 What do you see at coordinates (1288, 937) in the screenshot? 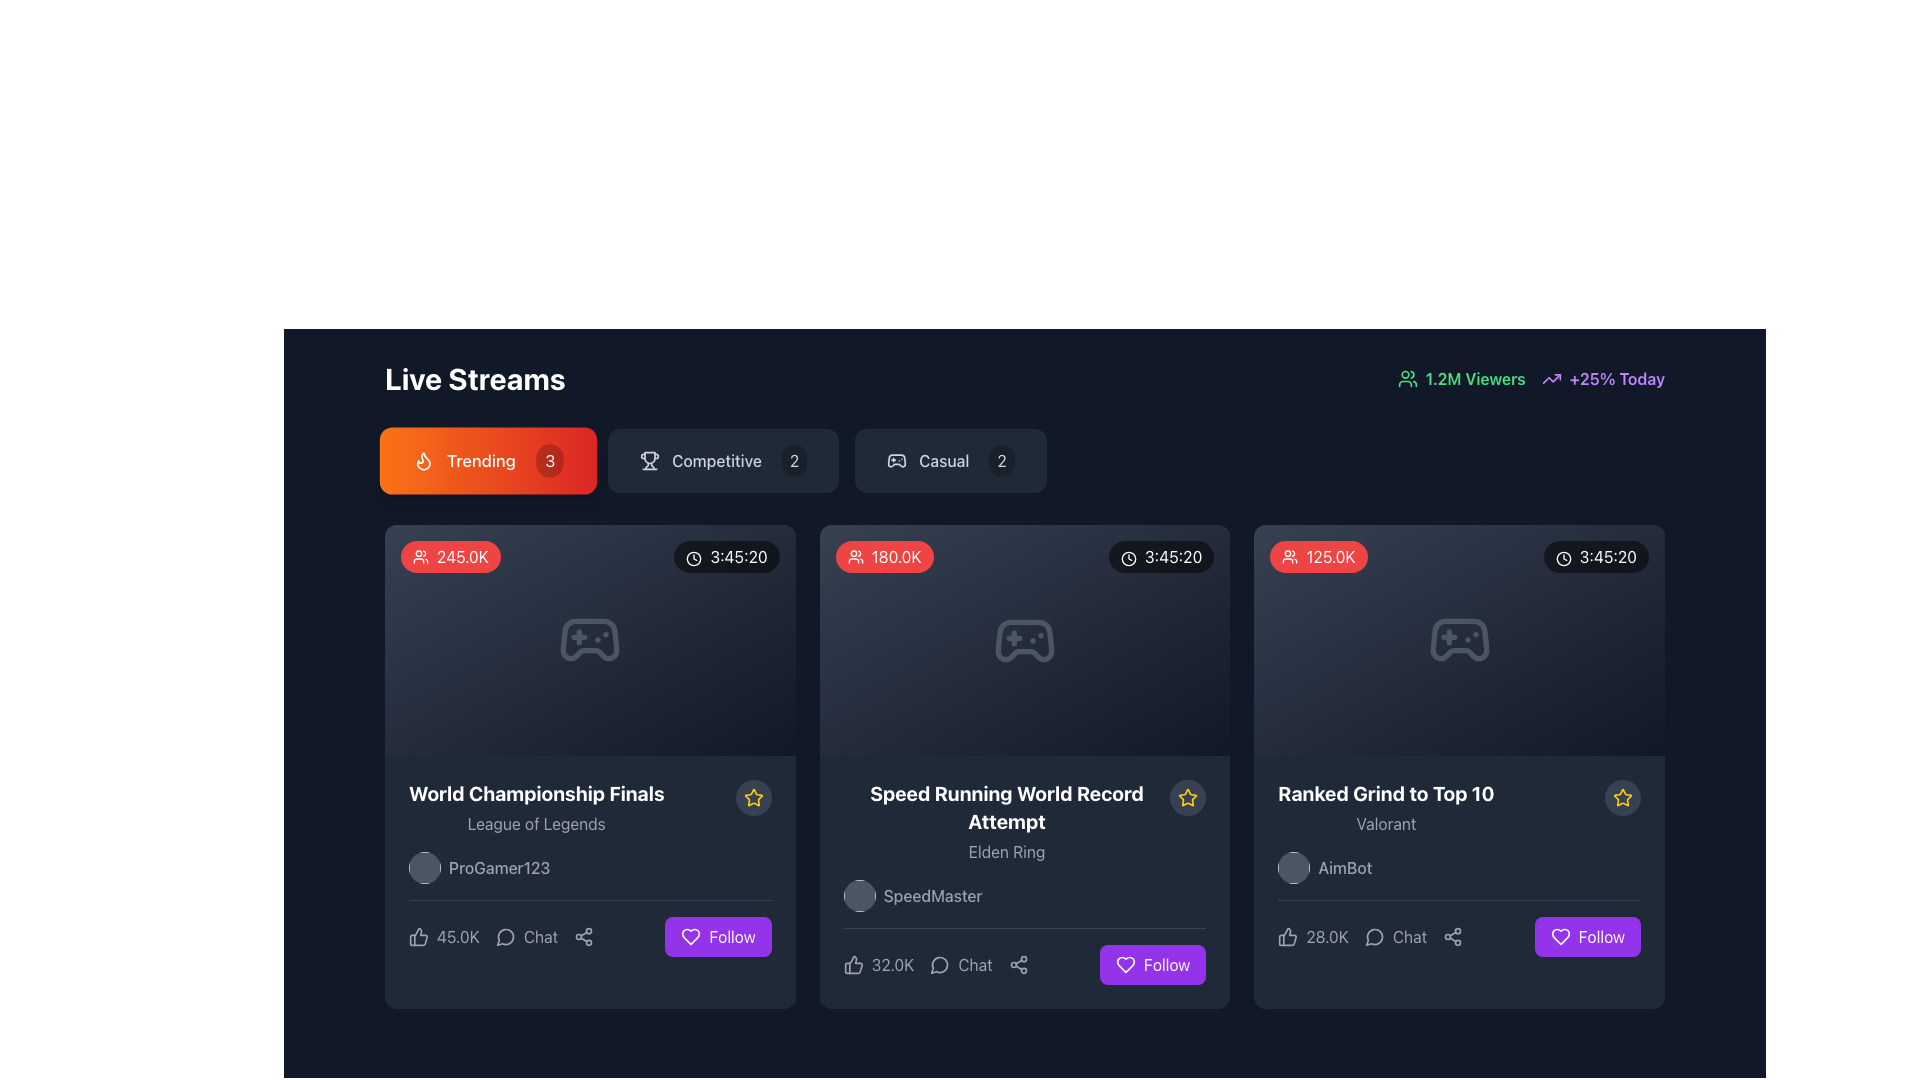
I see `the like icon located at the bottom right of the 'Ranked Grind to Top 10' card` at bounding box center [1288, 937].